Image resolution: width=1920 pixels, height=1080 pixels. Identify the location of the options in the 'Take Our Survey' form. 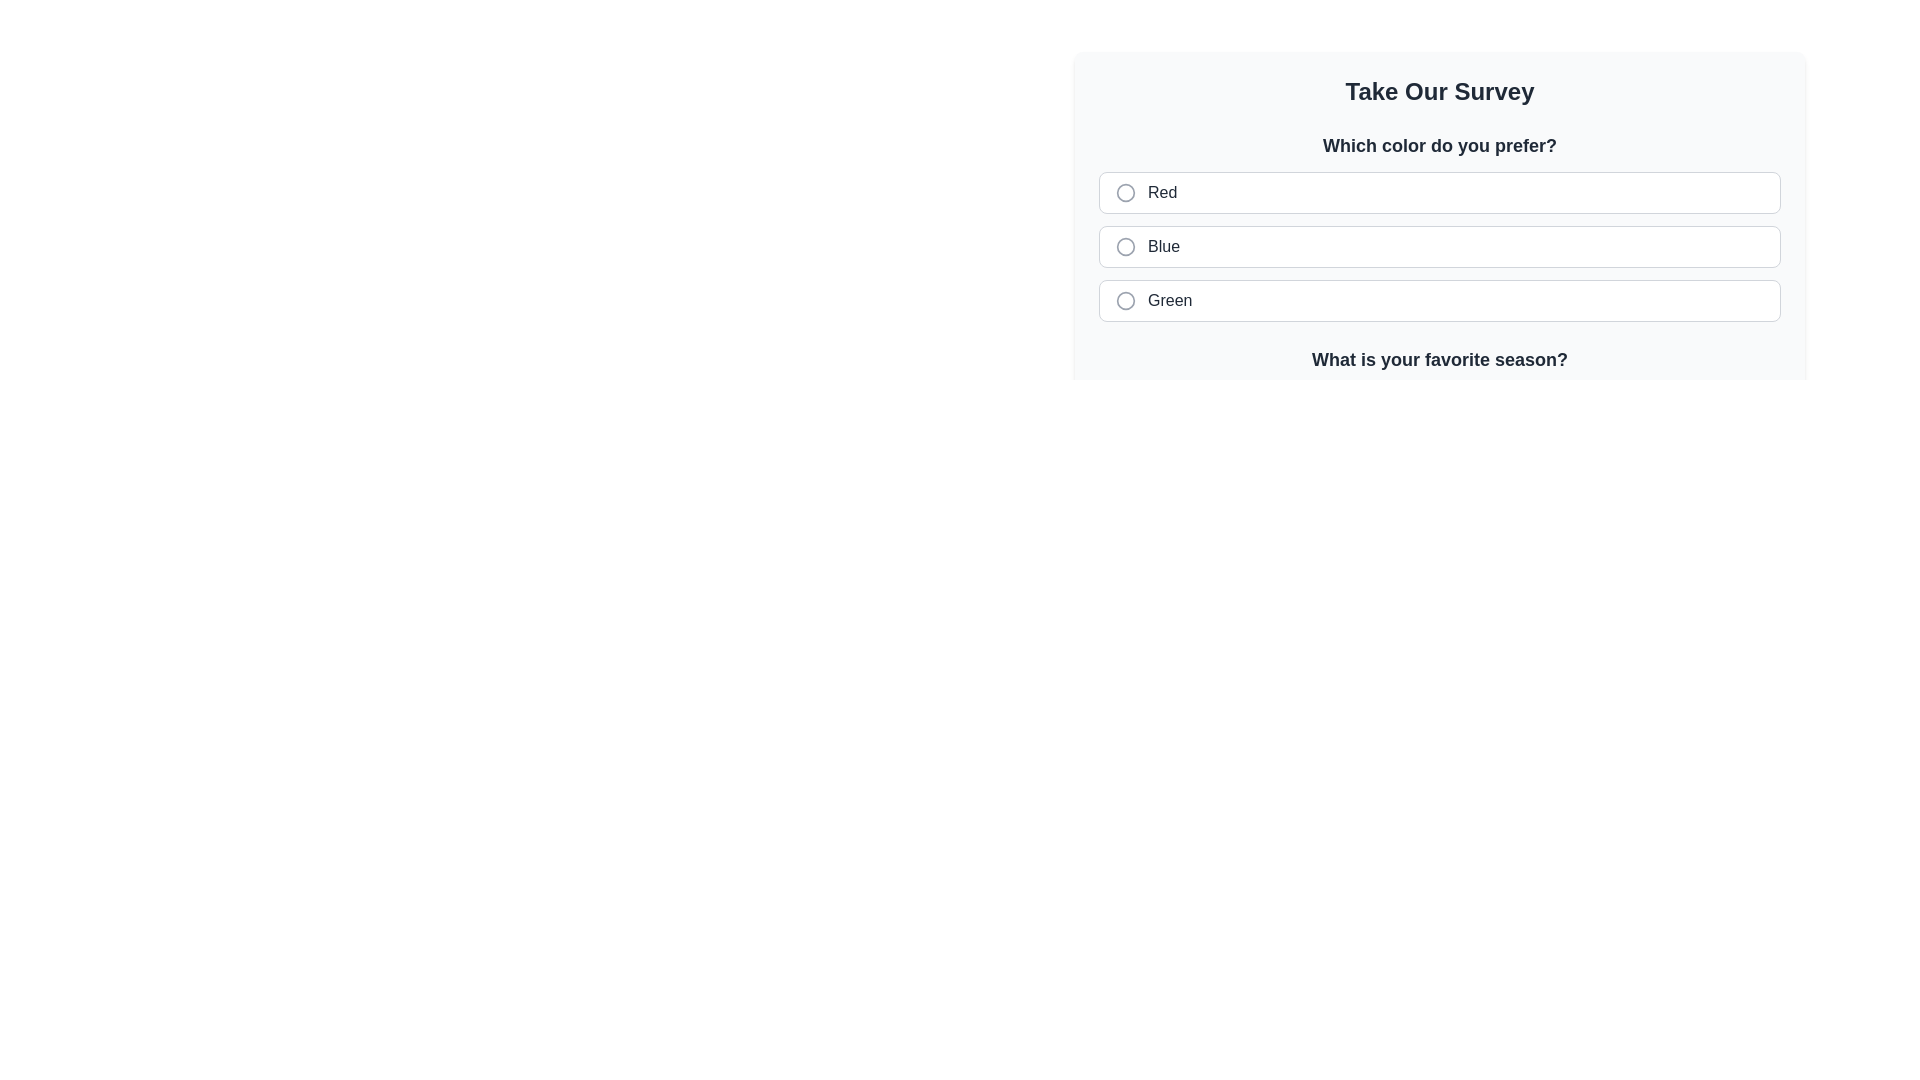
(1440, 204).